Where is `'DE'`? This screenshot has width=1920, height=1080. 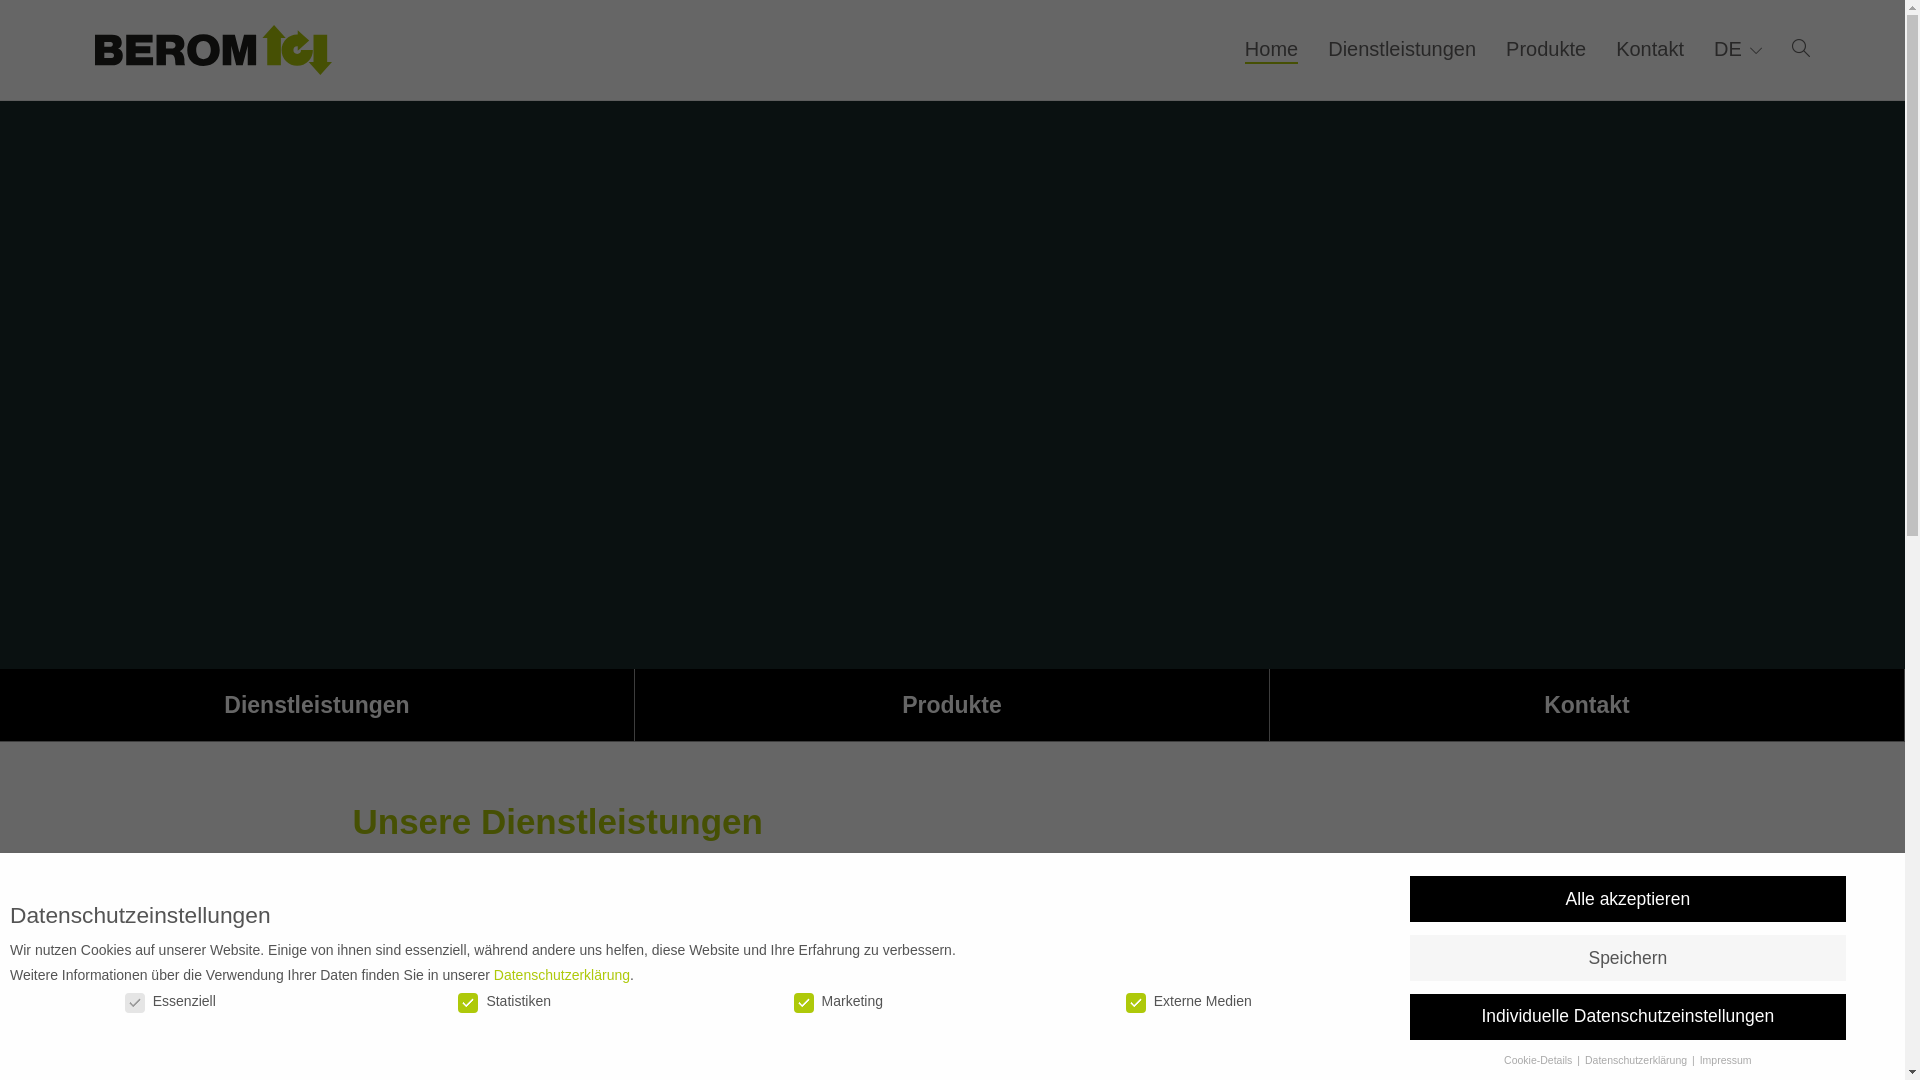 'DE' is located at coordinates (1712, 48).